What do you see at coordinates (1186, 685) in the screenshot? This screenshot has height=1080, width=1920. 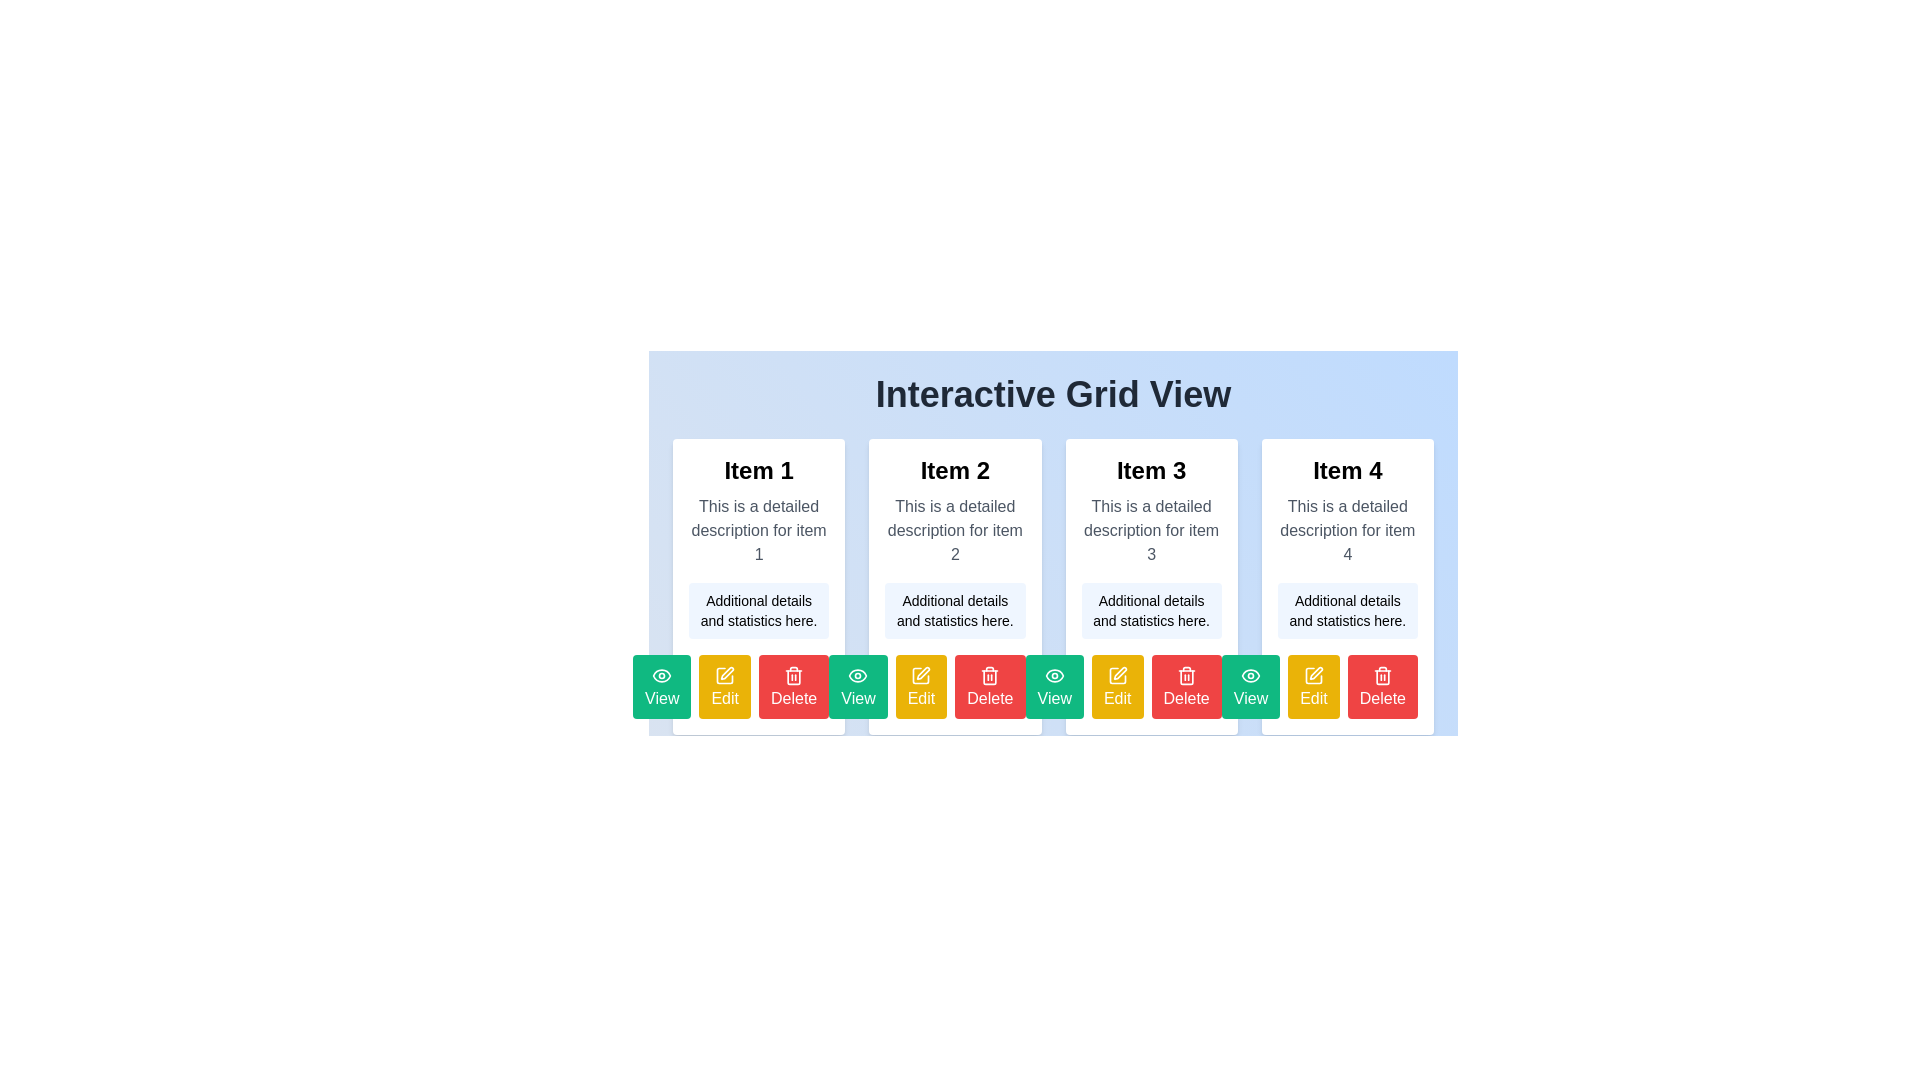 I see `the delete button located as the third option in the button group below the 'Item 3' column in the grid layout` at bounding box center [1186, 685].